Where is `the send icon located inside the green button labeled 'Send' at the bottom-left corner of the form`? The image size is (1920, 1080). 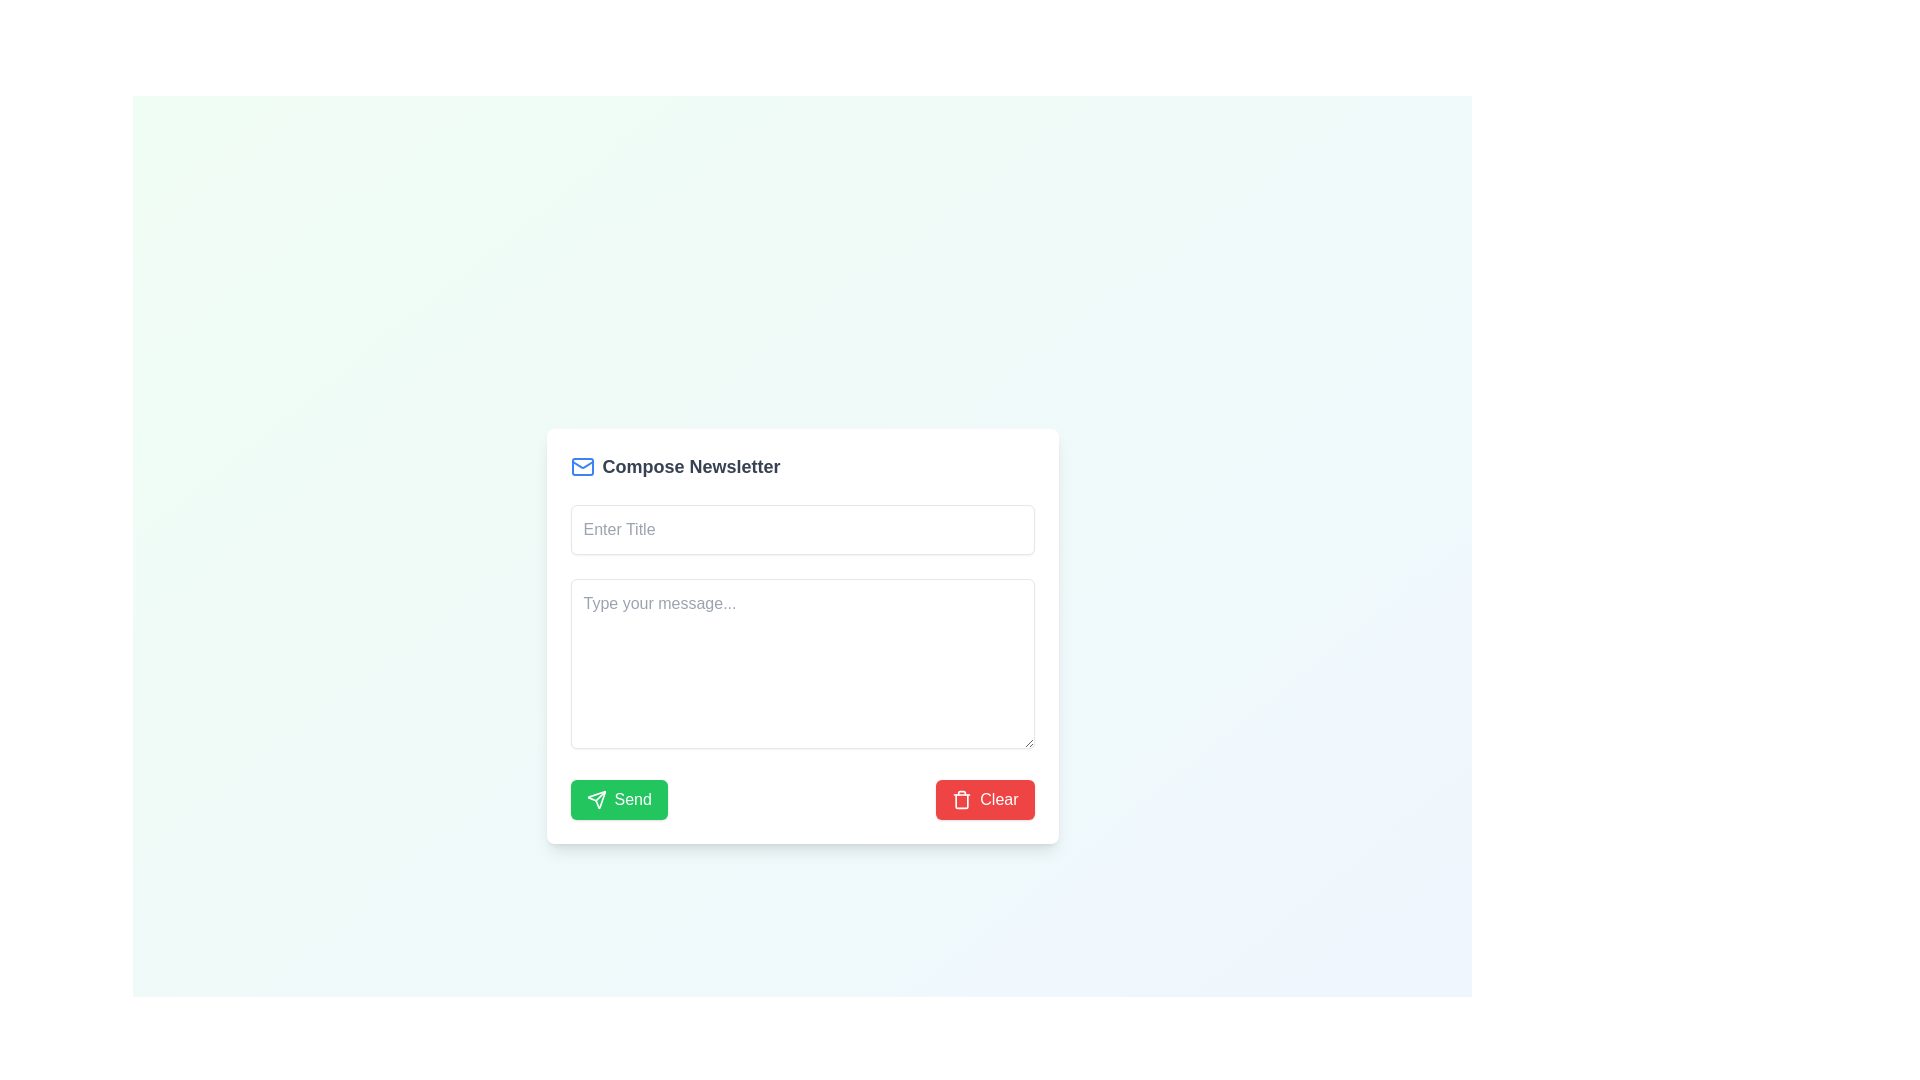
the send icon located inside the green button labeled 'Send' at the bottom-left corner of the form is located at coordinates (595, 798).